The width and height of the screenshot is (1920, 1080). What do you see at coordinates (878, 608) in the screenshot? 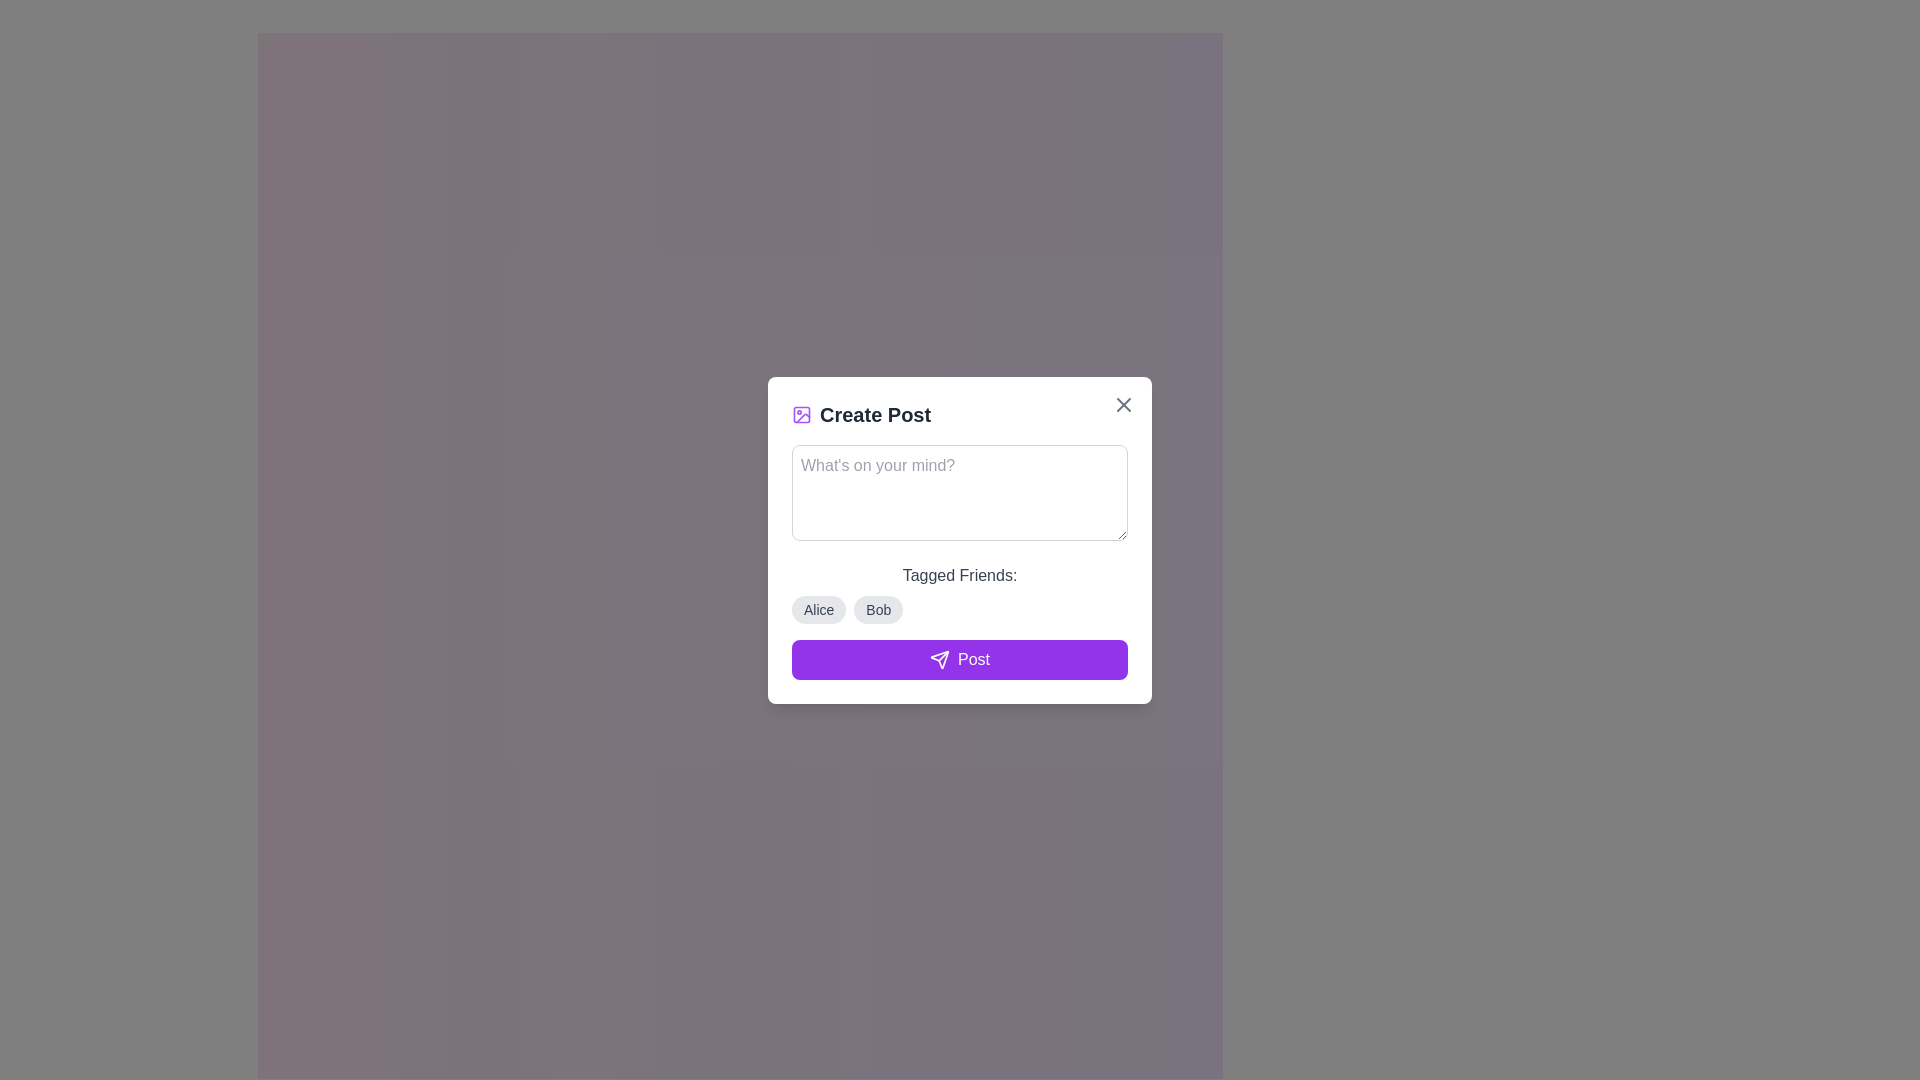
I see `the button-like label with the text 'Bob', which is the second interactive tag in a series of buttons located below the 'Tagged Friends:' label` at bounding box center [878, 608].